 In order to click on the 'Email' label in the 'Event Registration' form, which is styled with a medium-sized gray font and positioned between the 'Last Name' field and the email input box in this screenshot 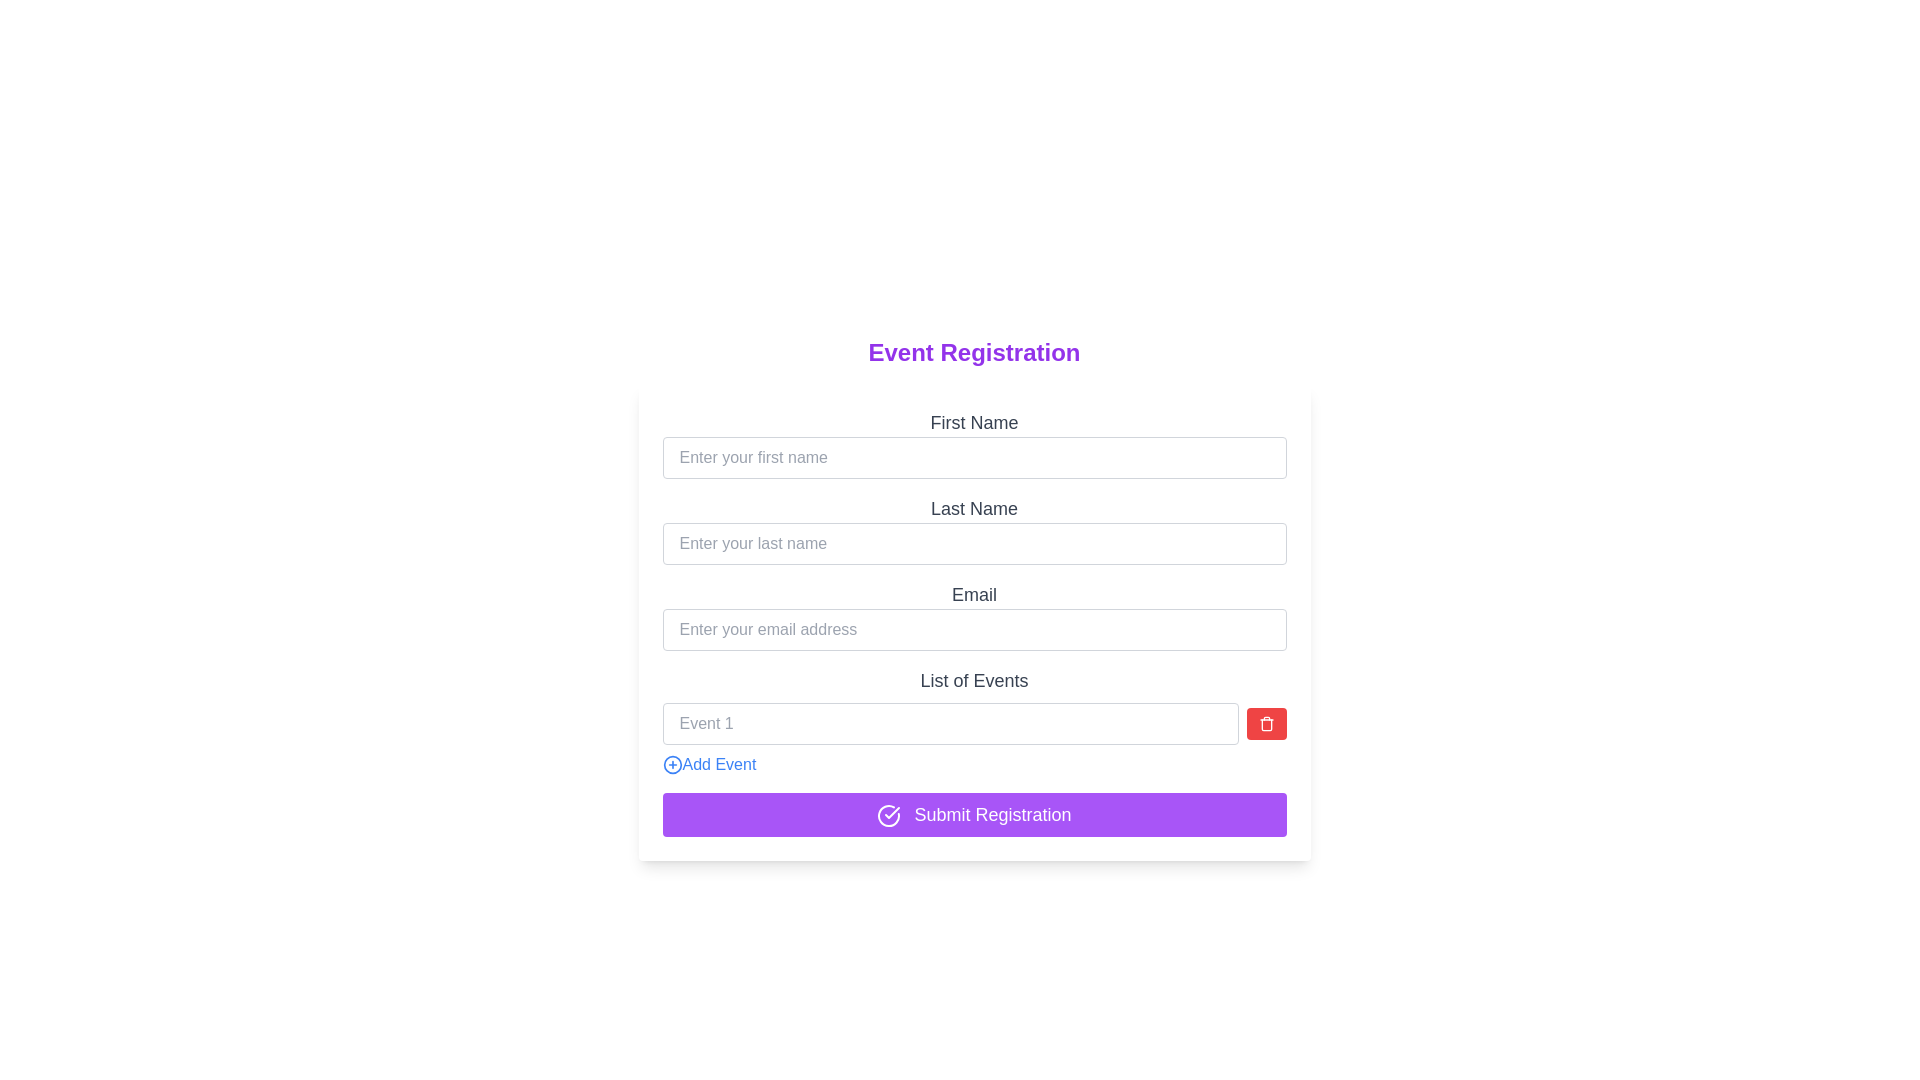, I will do `click(974, 593)`.